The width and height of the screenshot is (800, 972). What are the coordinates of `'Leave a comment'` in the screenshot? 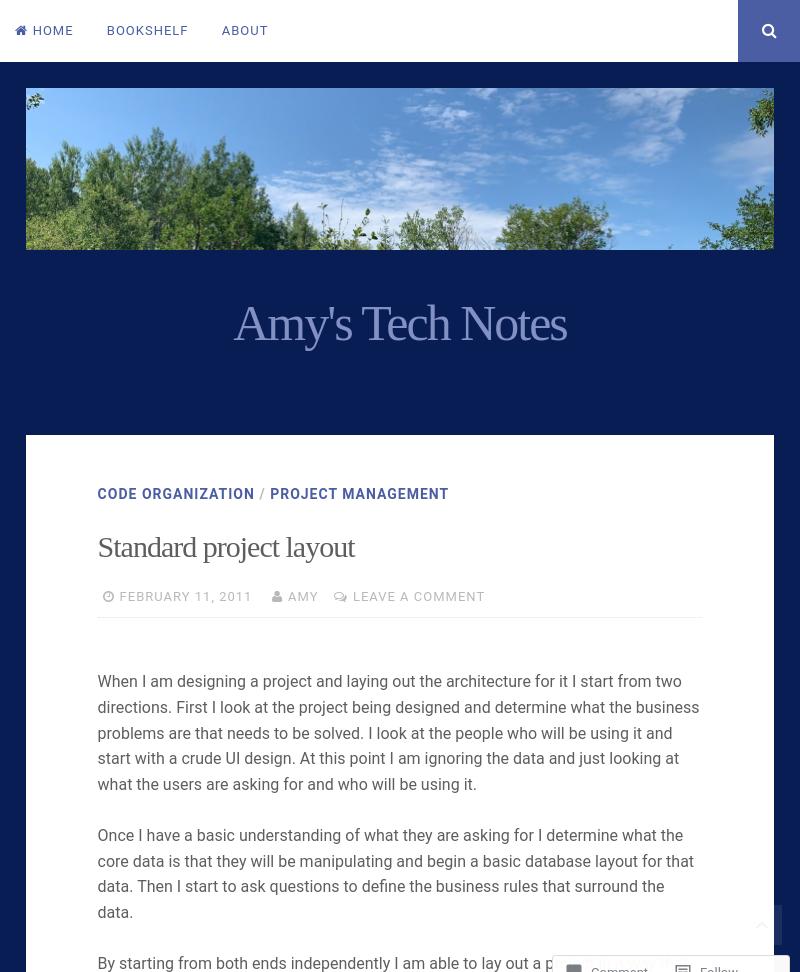 It's located at (418, 595).